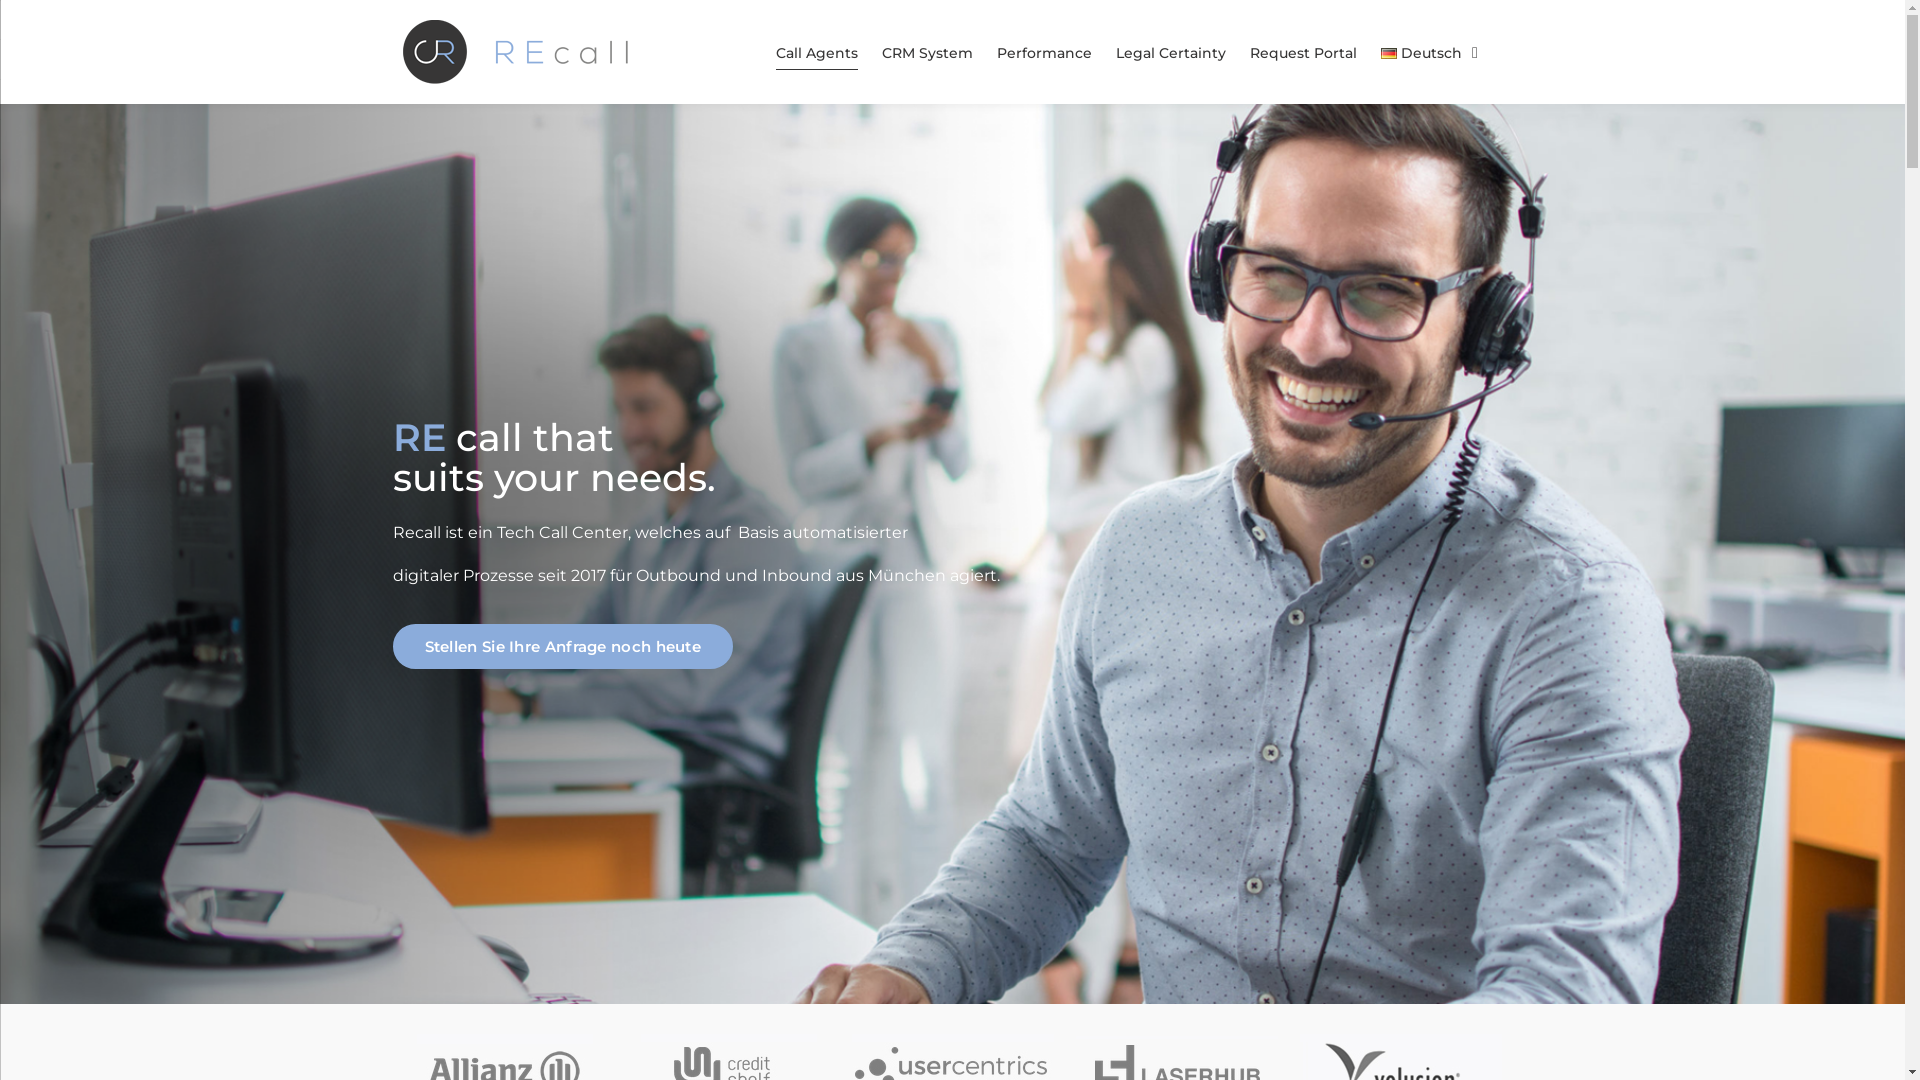  Describe the element at coordinates (1428, 52) in the screenshot. I see `'Deutsch'` at that location.